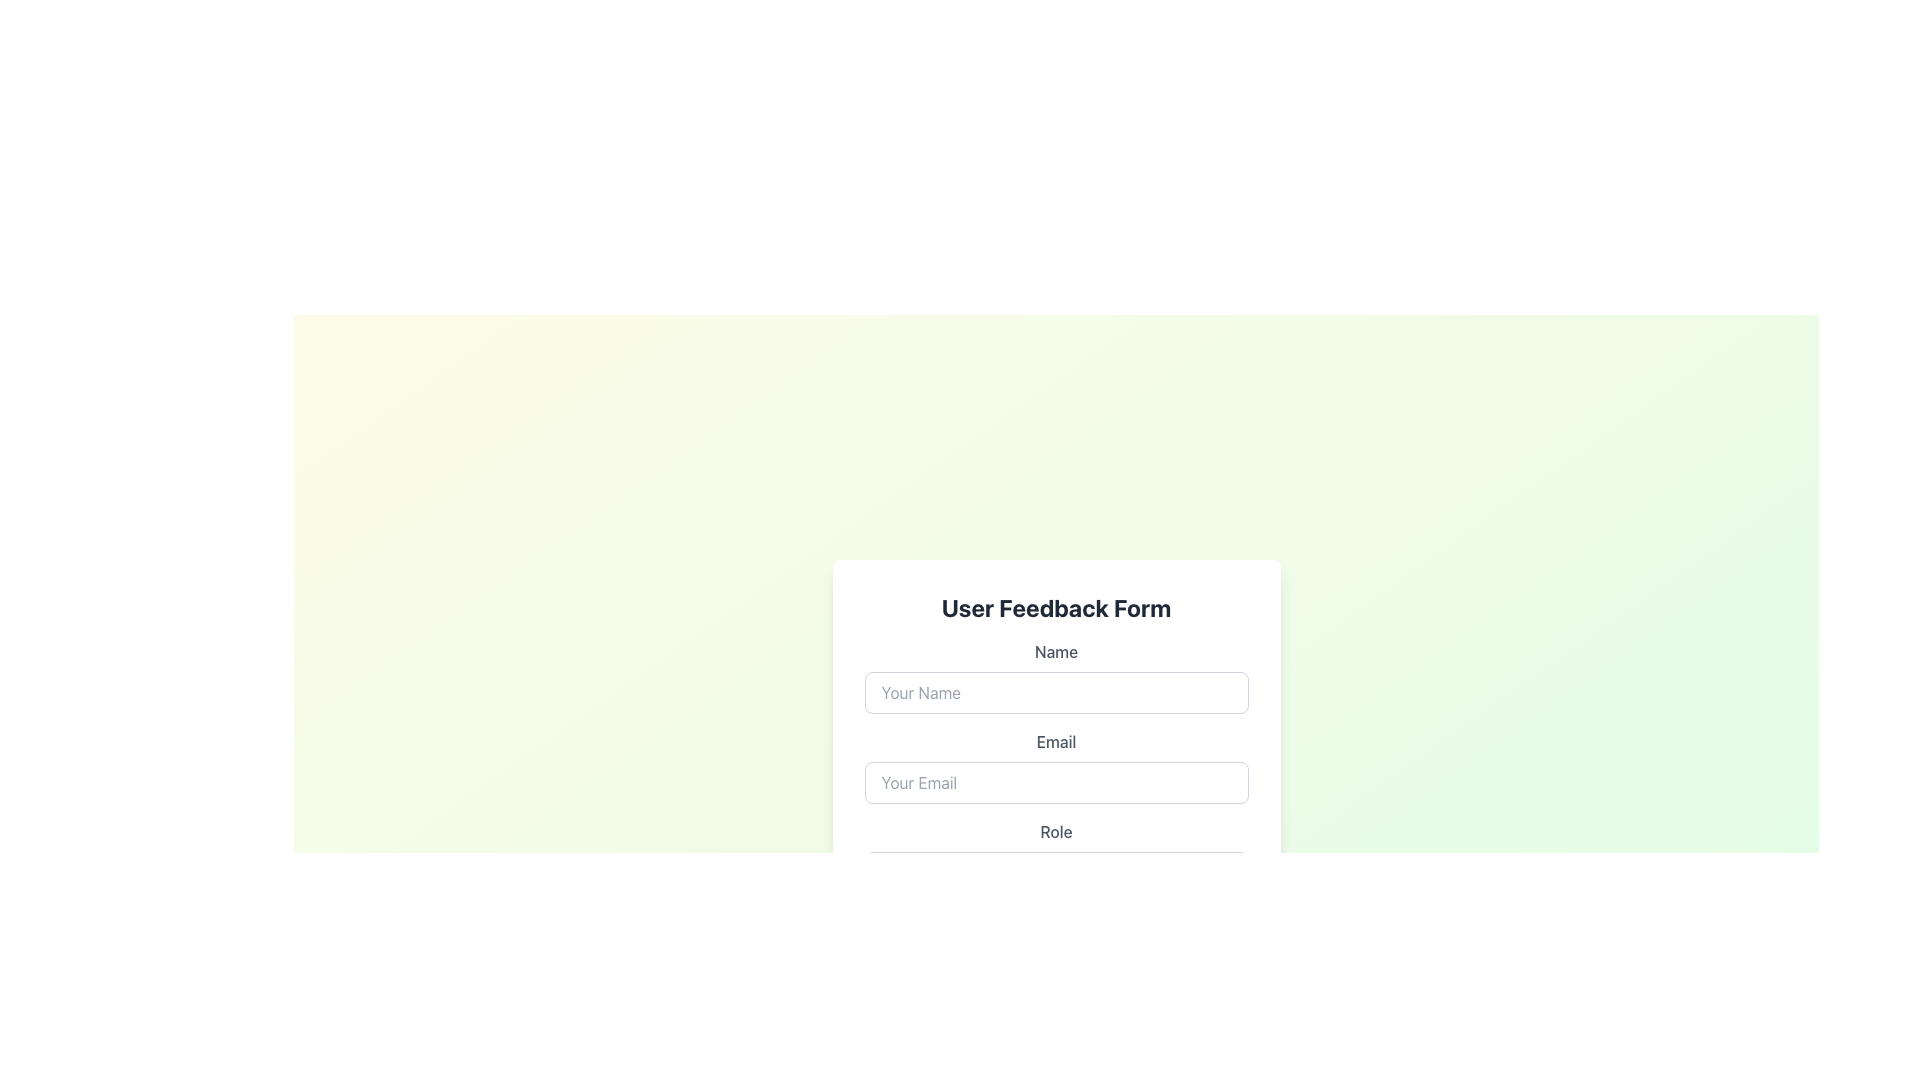 This screenshot has width=1920, height=1080. What do you see at coordinates (1055, 676) in the screenshot?
I see `the first input field for user name in the 'User Feedback Form'` at bounding box center [1055, 676].